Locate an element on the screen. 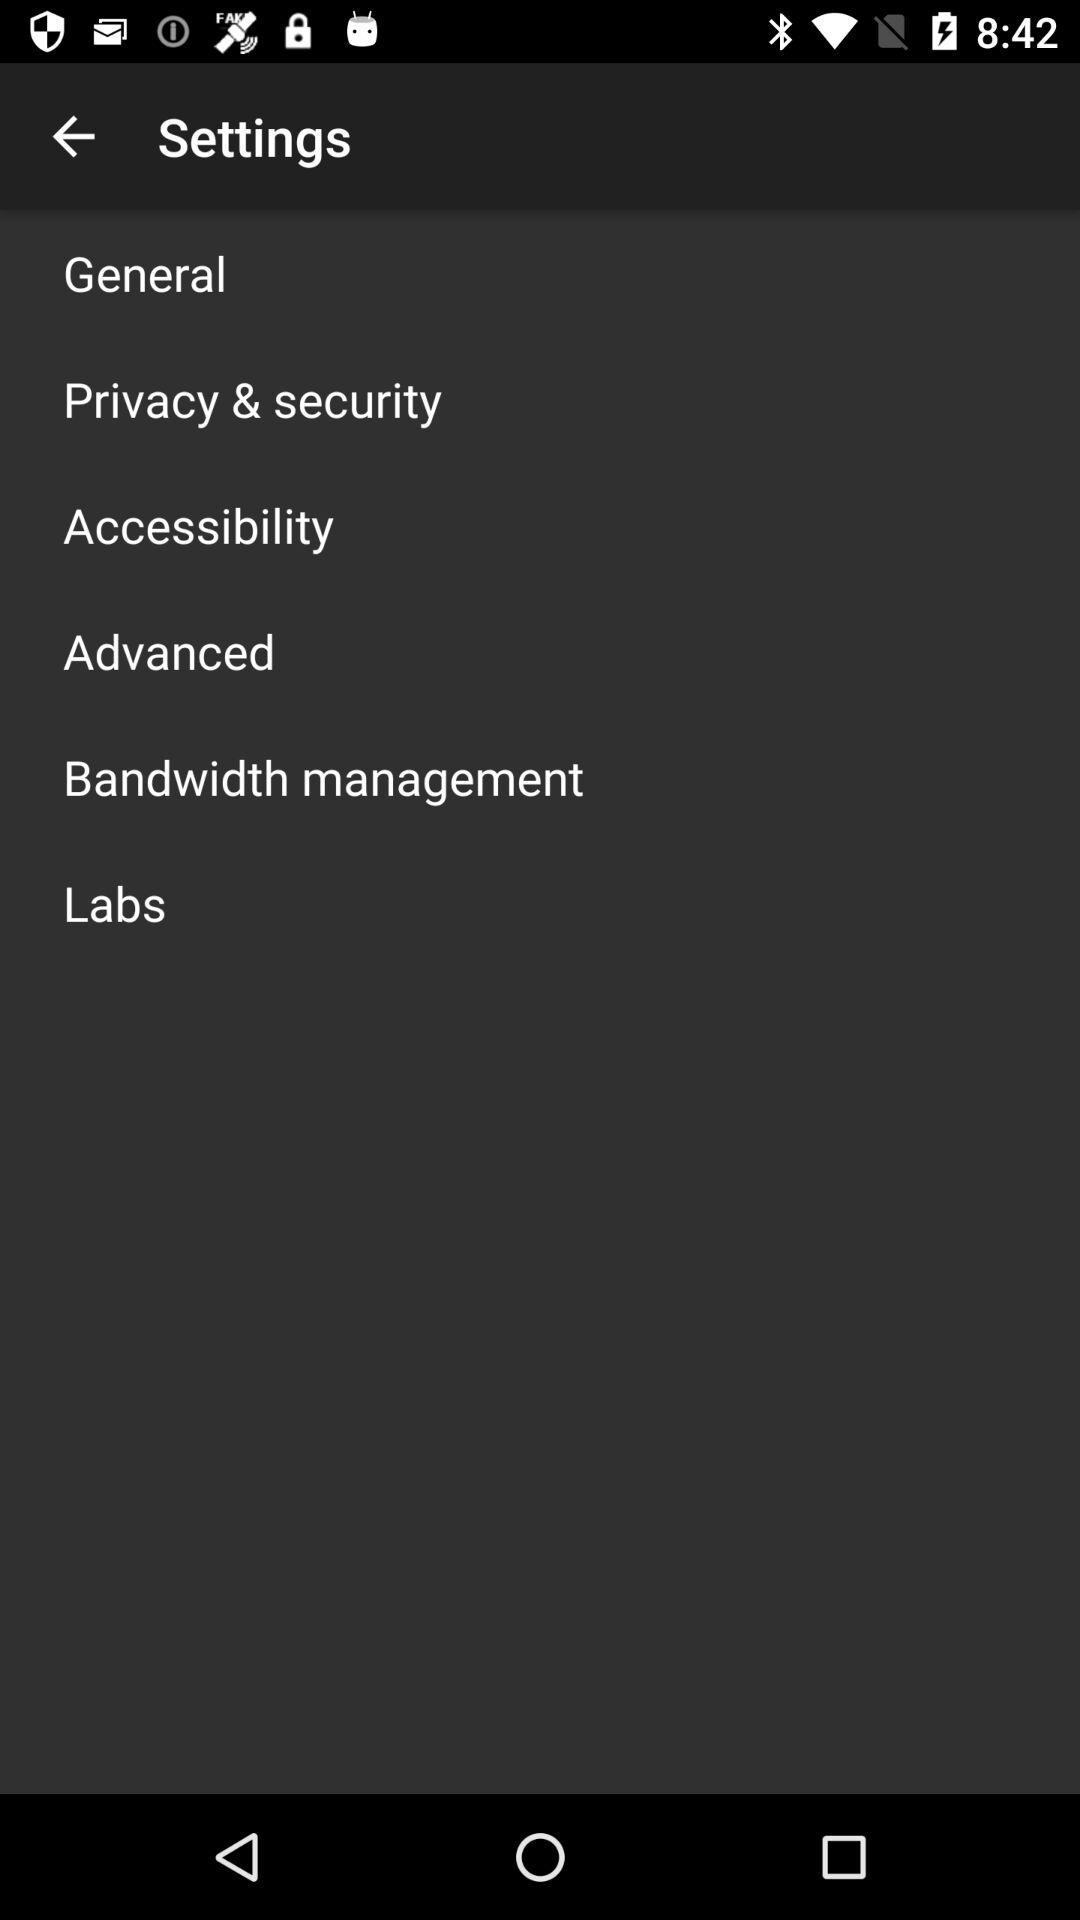 This screenshot has width=1080, height=1920. icon below the accessibility icon is located at coordinates (168, 651).